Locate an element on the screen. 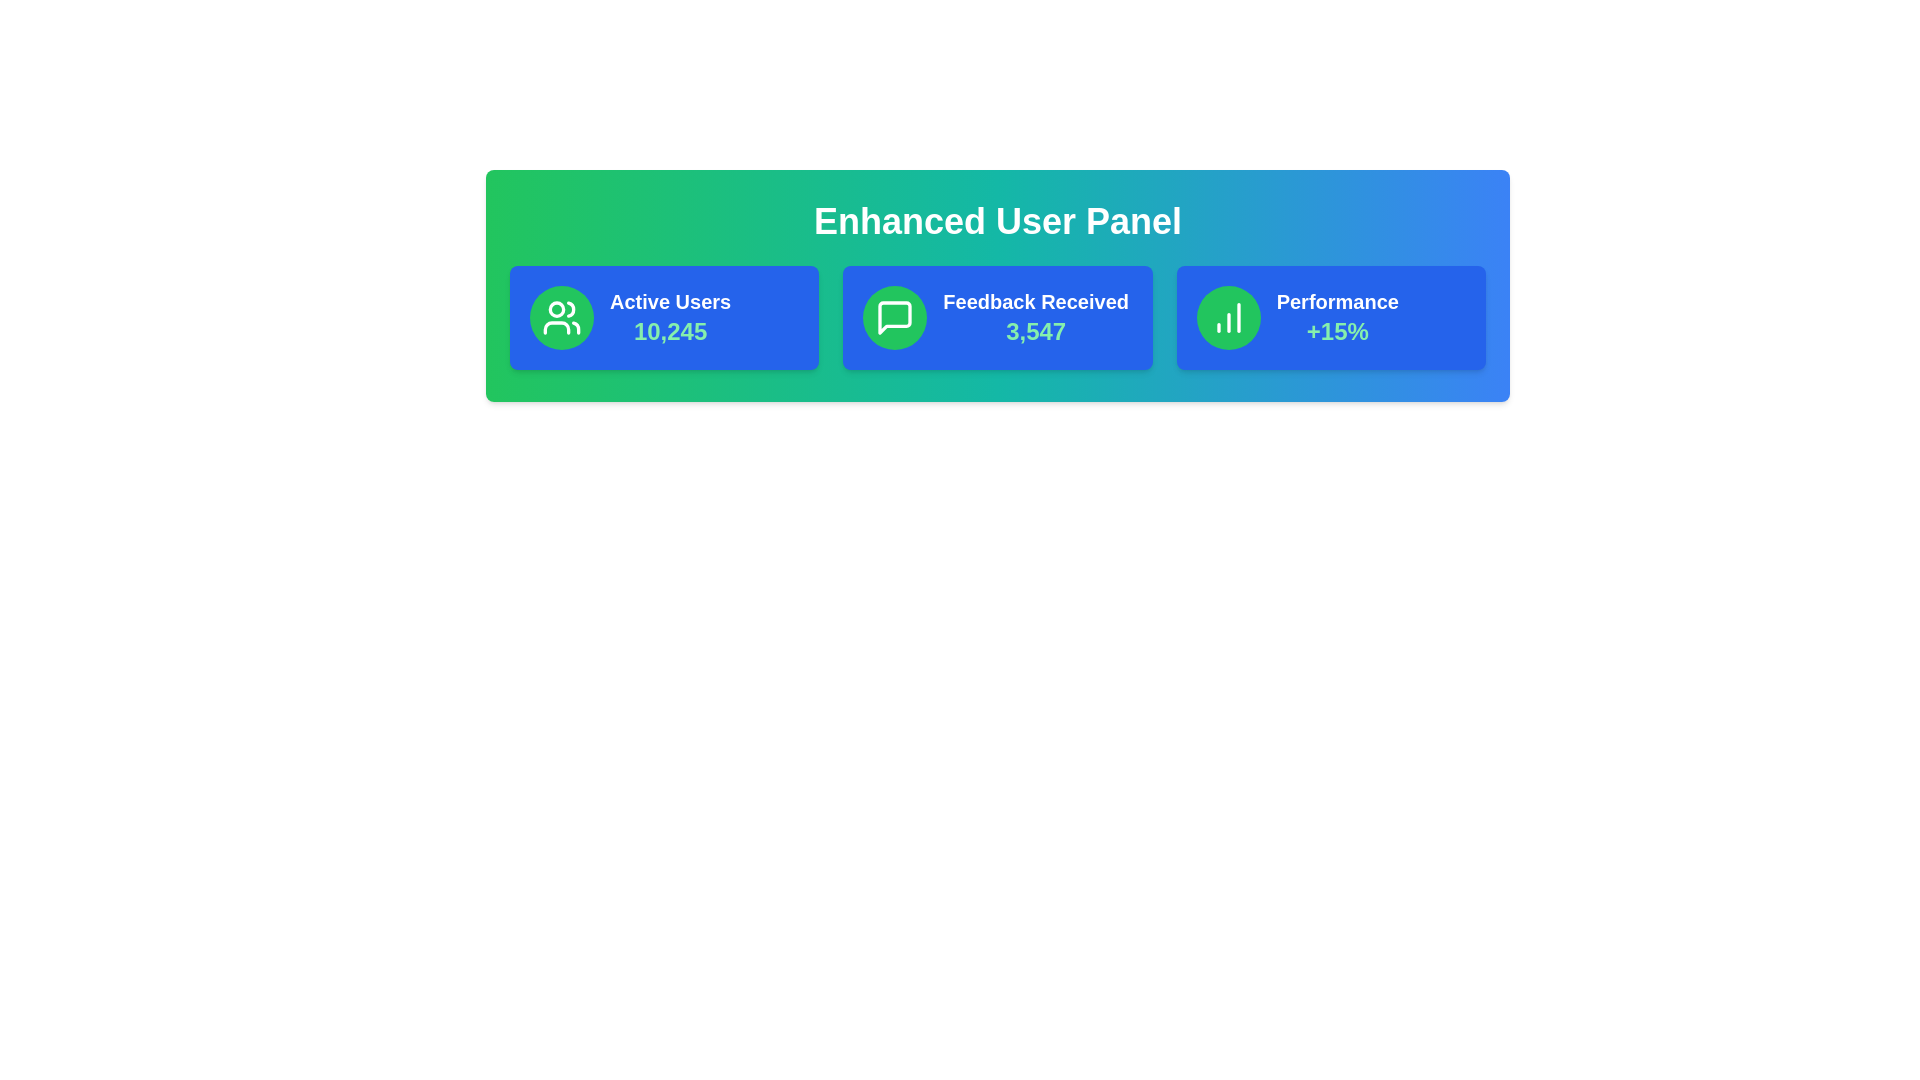 Image resolution: width=1920 pixels, height=1080 pixels. the icon within the card labeled Active Users is located at coordinates (560, 316).